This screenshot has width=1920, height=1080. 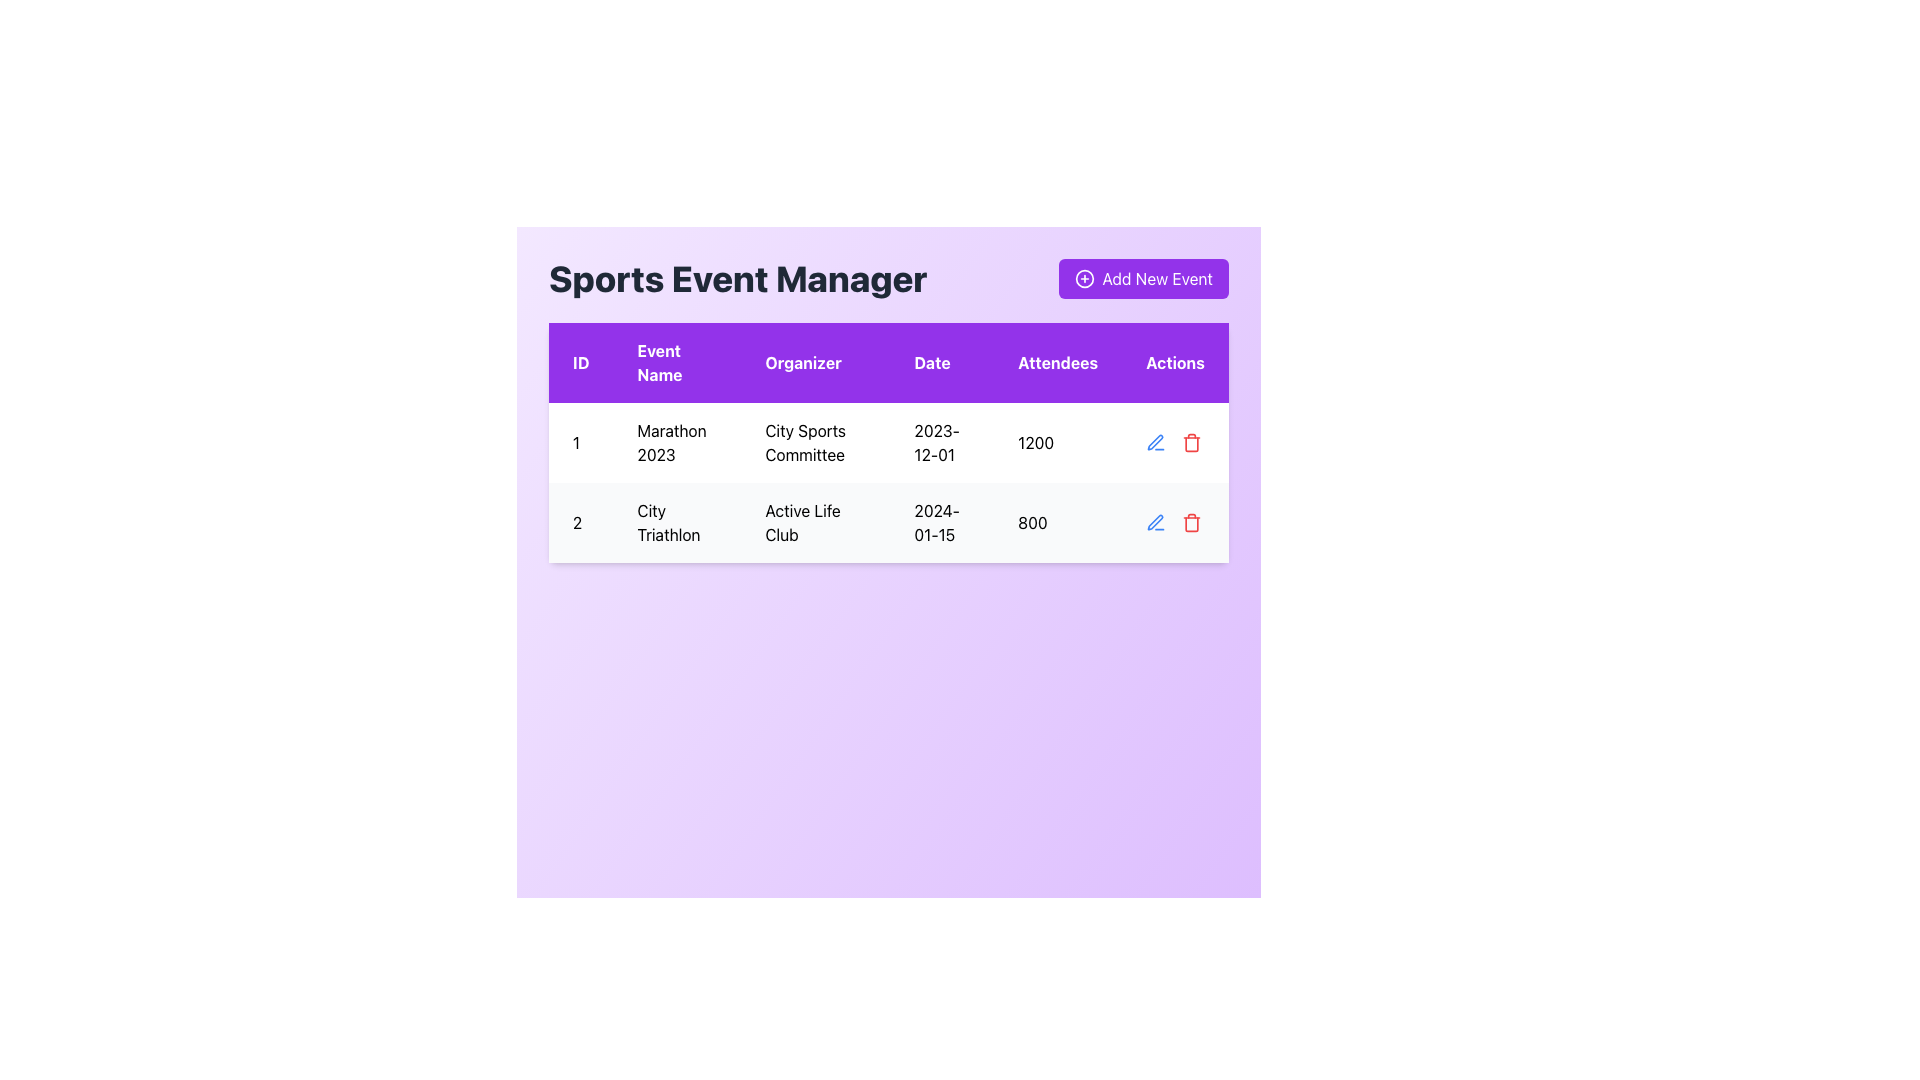 I want to click on the delete button located in the 'Actions' column of the second row of the table to change its color, so click(x=1192, y=442).